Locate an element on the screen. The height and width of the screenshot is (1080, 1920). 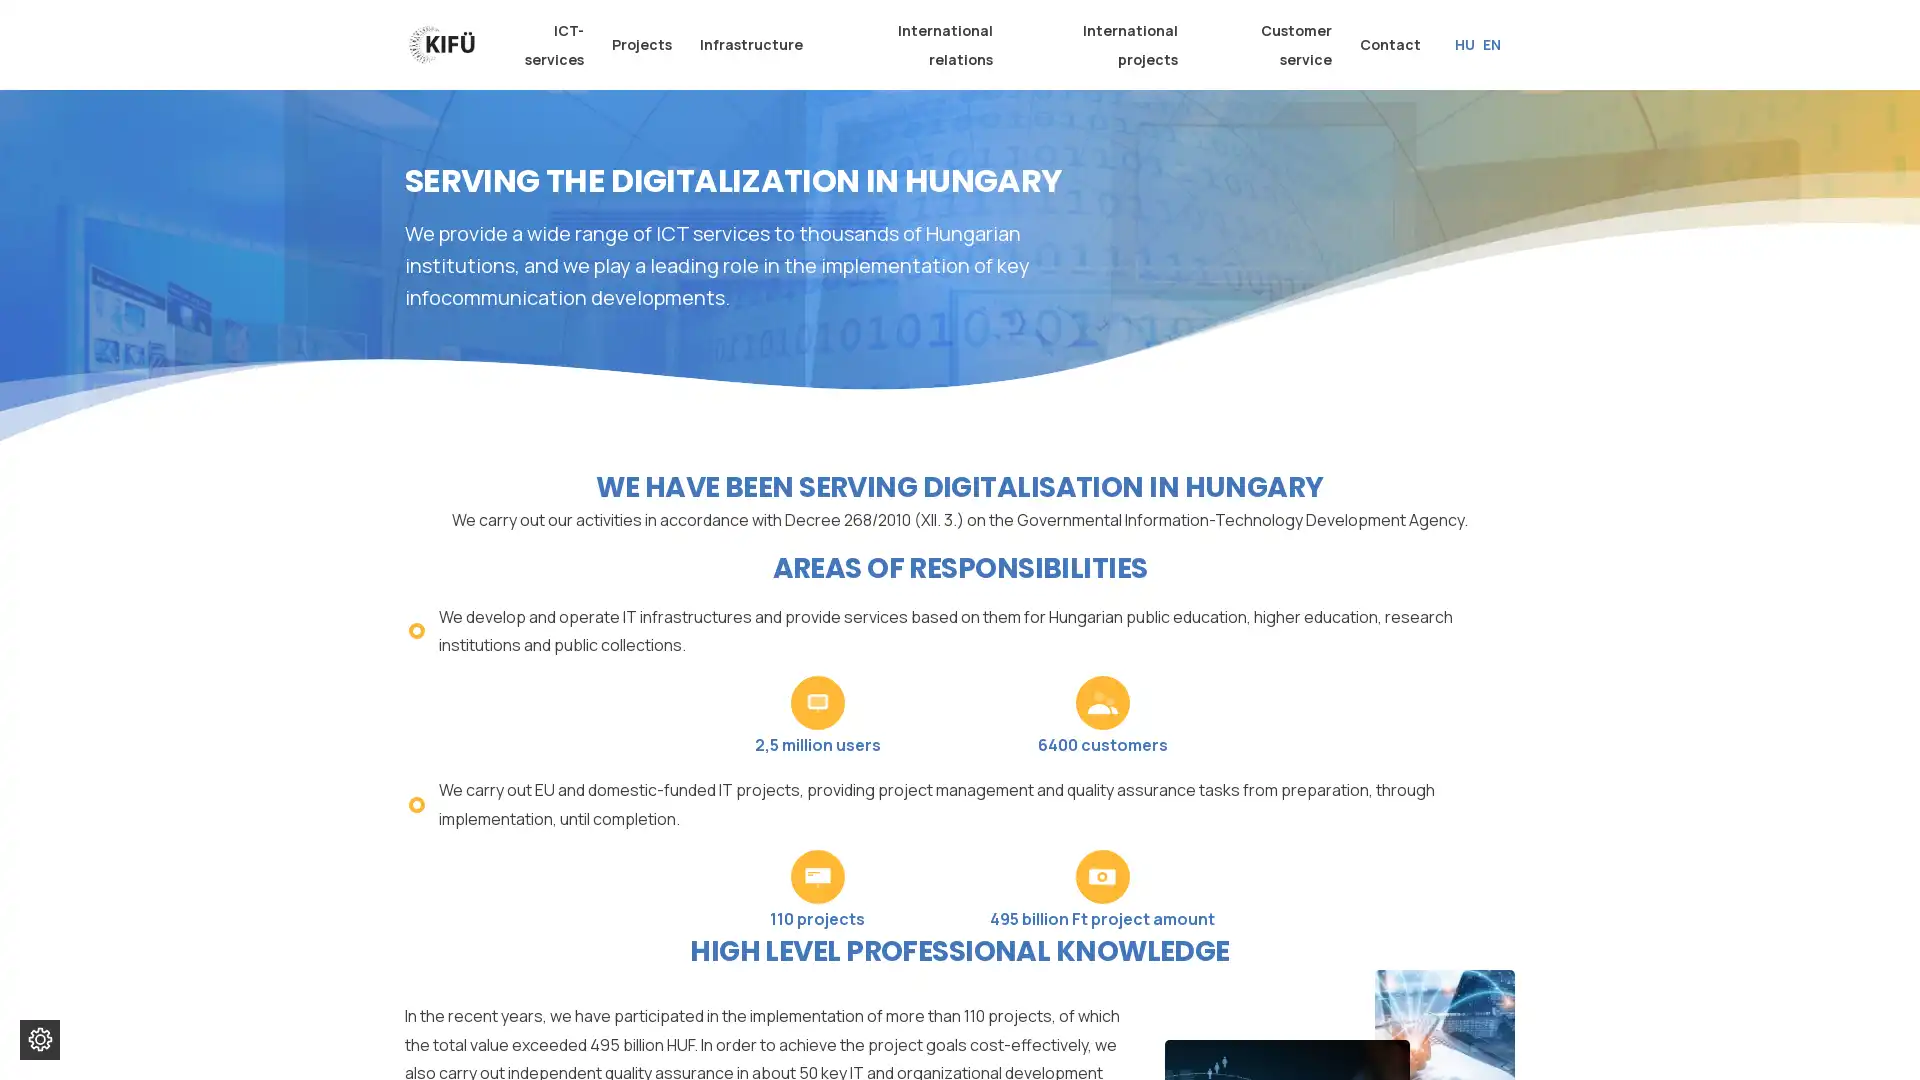
Change cookie settings is located at coordinates (39, 1039).